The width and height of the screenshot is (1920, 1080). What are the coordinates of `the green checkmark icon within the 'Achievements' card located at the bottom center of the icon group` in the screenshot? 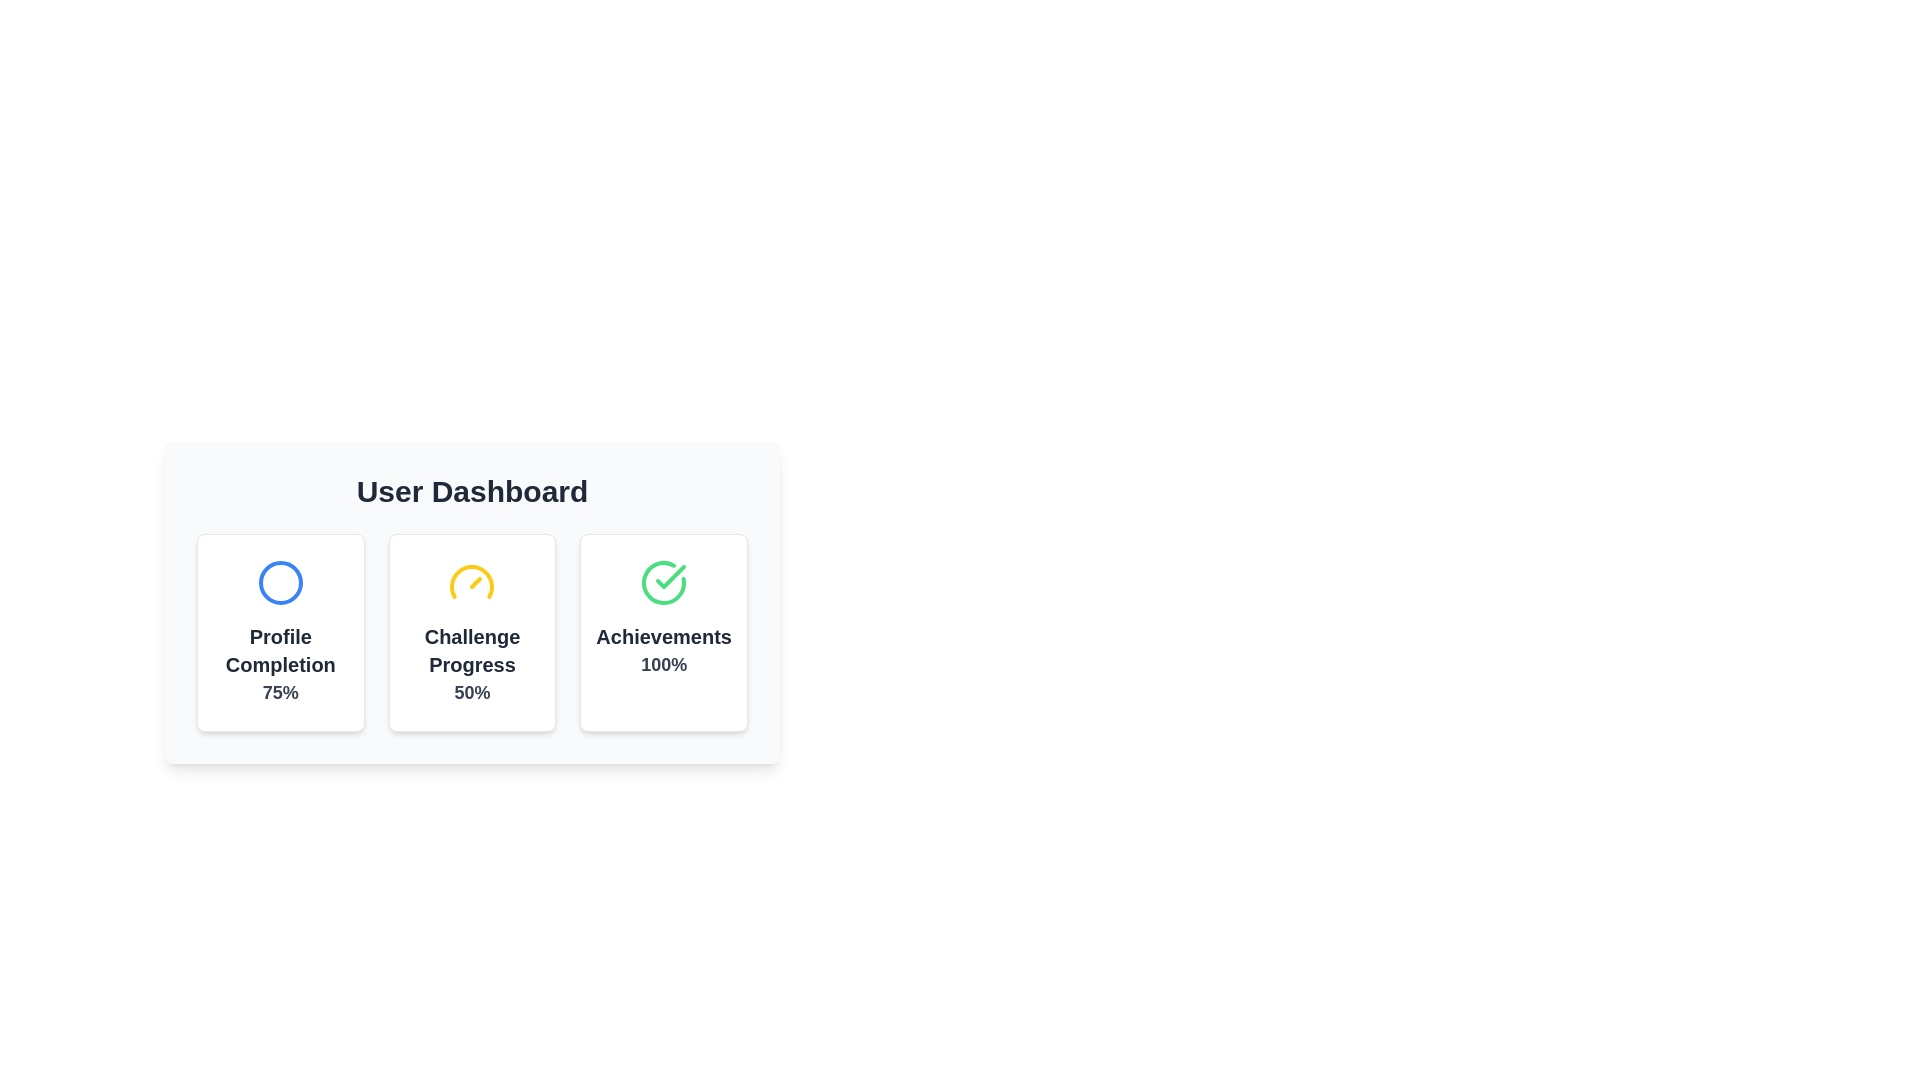 It's located at (671, 577).